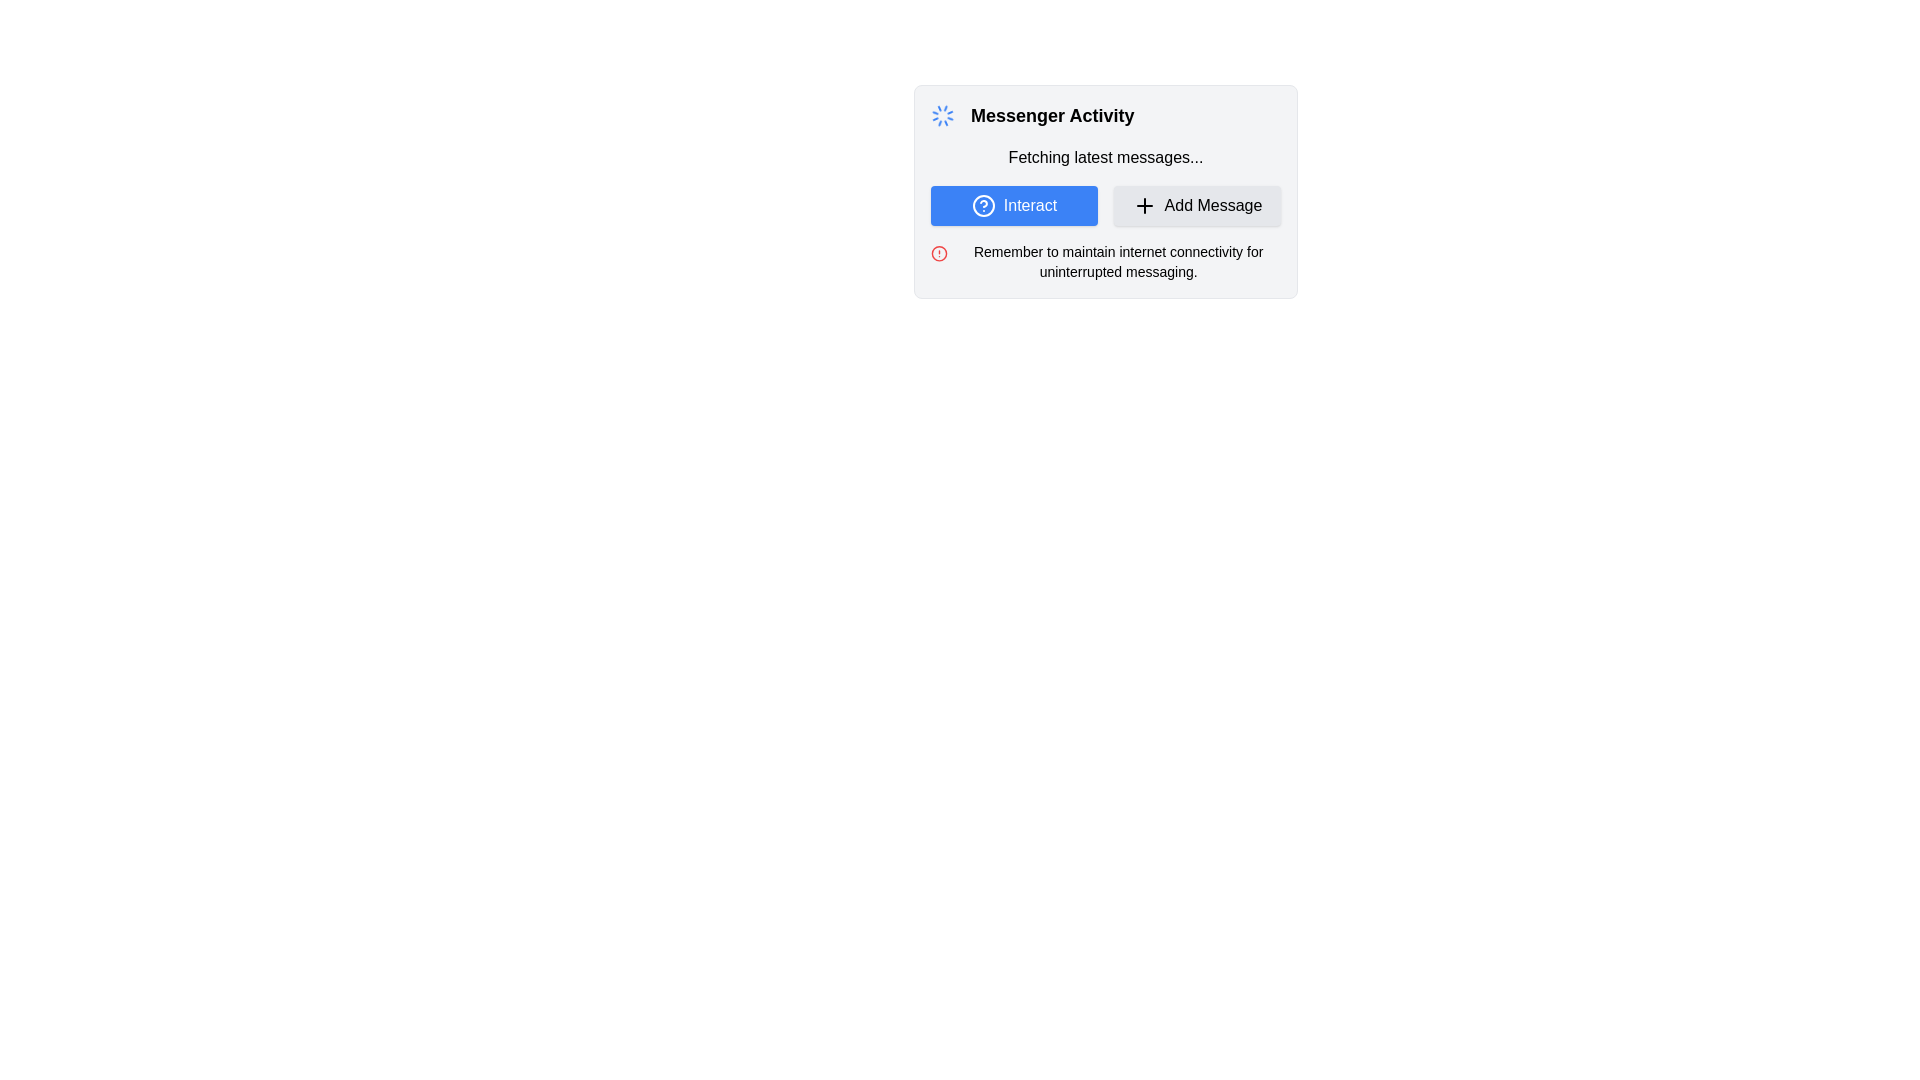 The image size is (1920, 1080). I want to click on the text label displaying the message 'Remember to maintain internet connectivity for uninterrupted messaging.' located to the right of a red-alert icon in the 'Messenger Activity' box, so click(1117, 261).